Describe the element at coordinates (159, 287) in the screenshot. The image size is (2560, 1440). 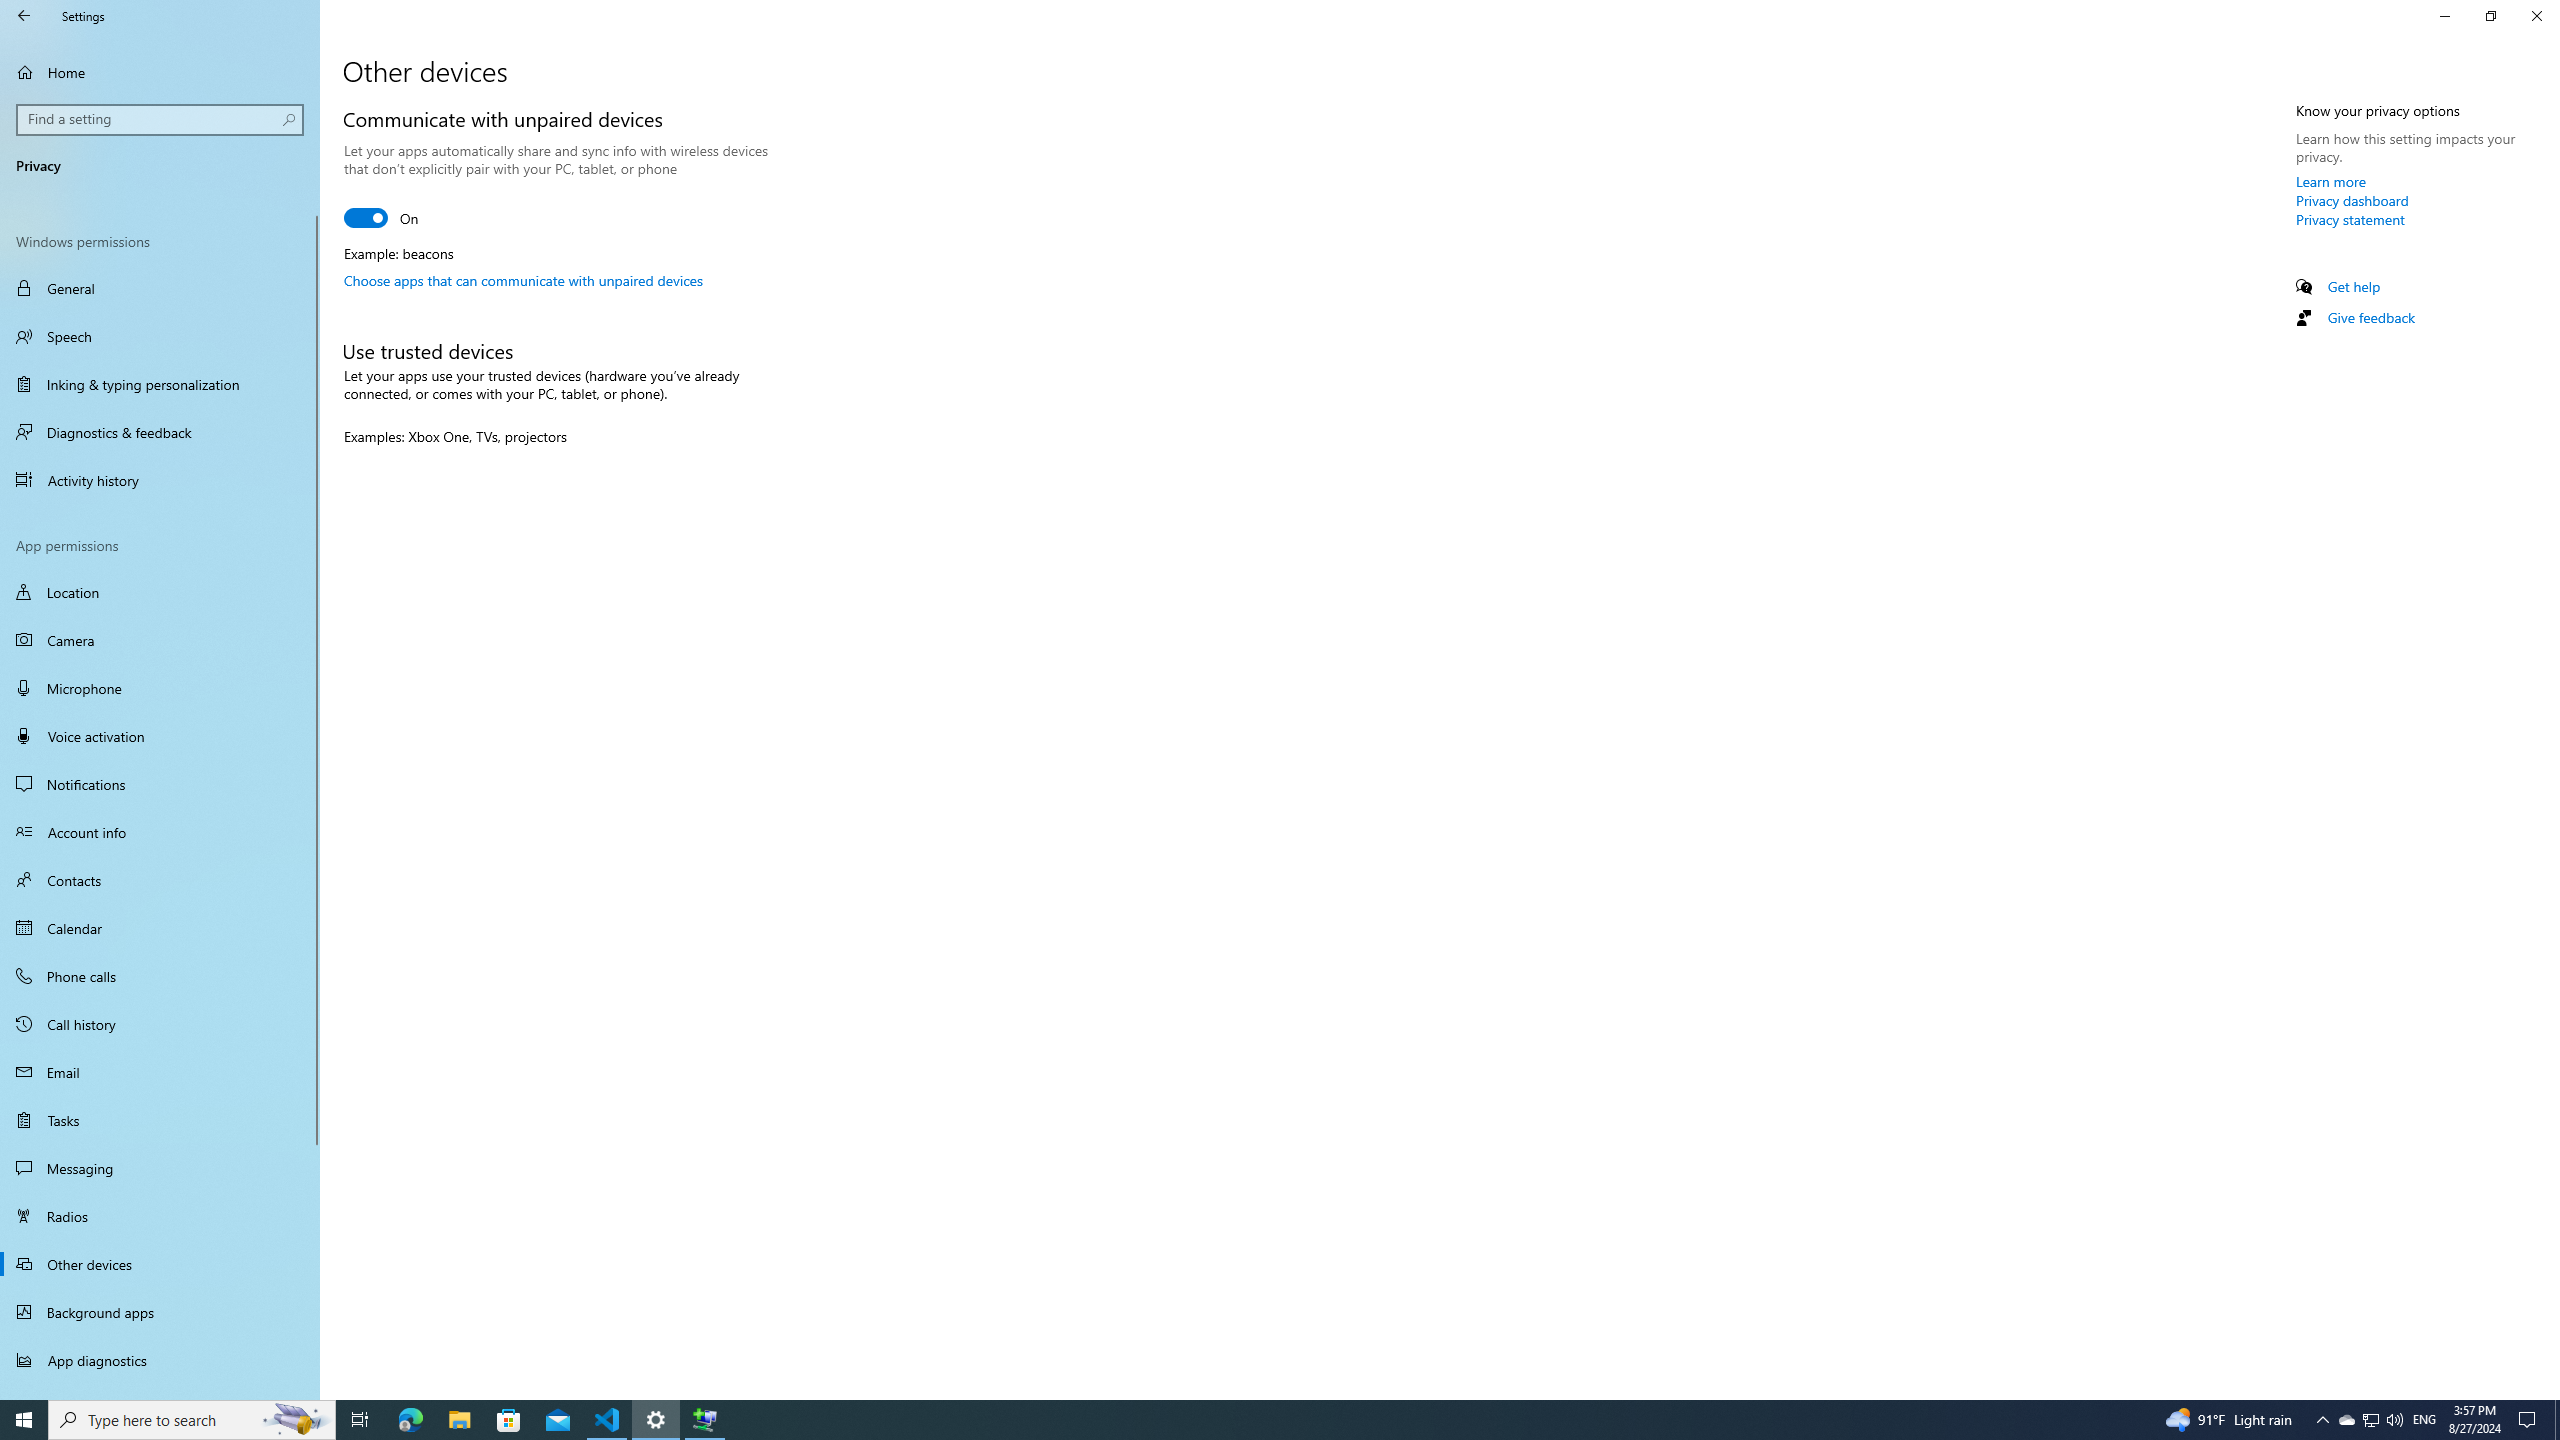
I see `'General'` at that location.